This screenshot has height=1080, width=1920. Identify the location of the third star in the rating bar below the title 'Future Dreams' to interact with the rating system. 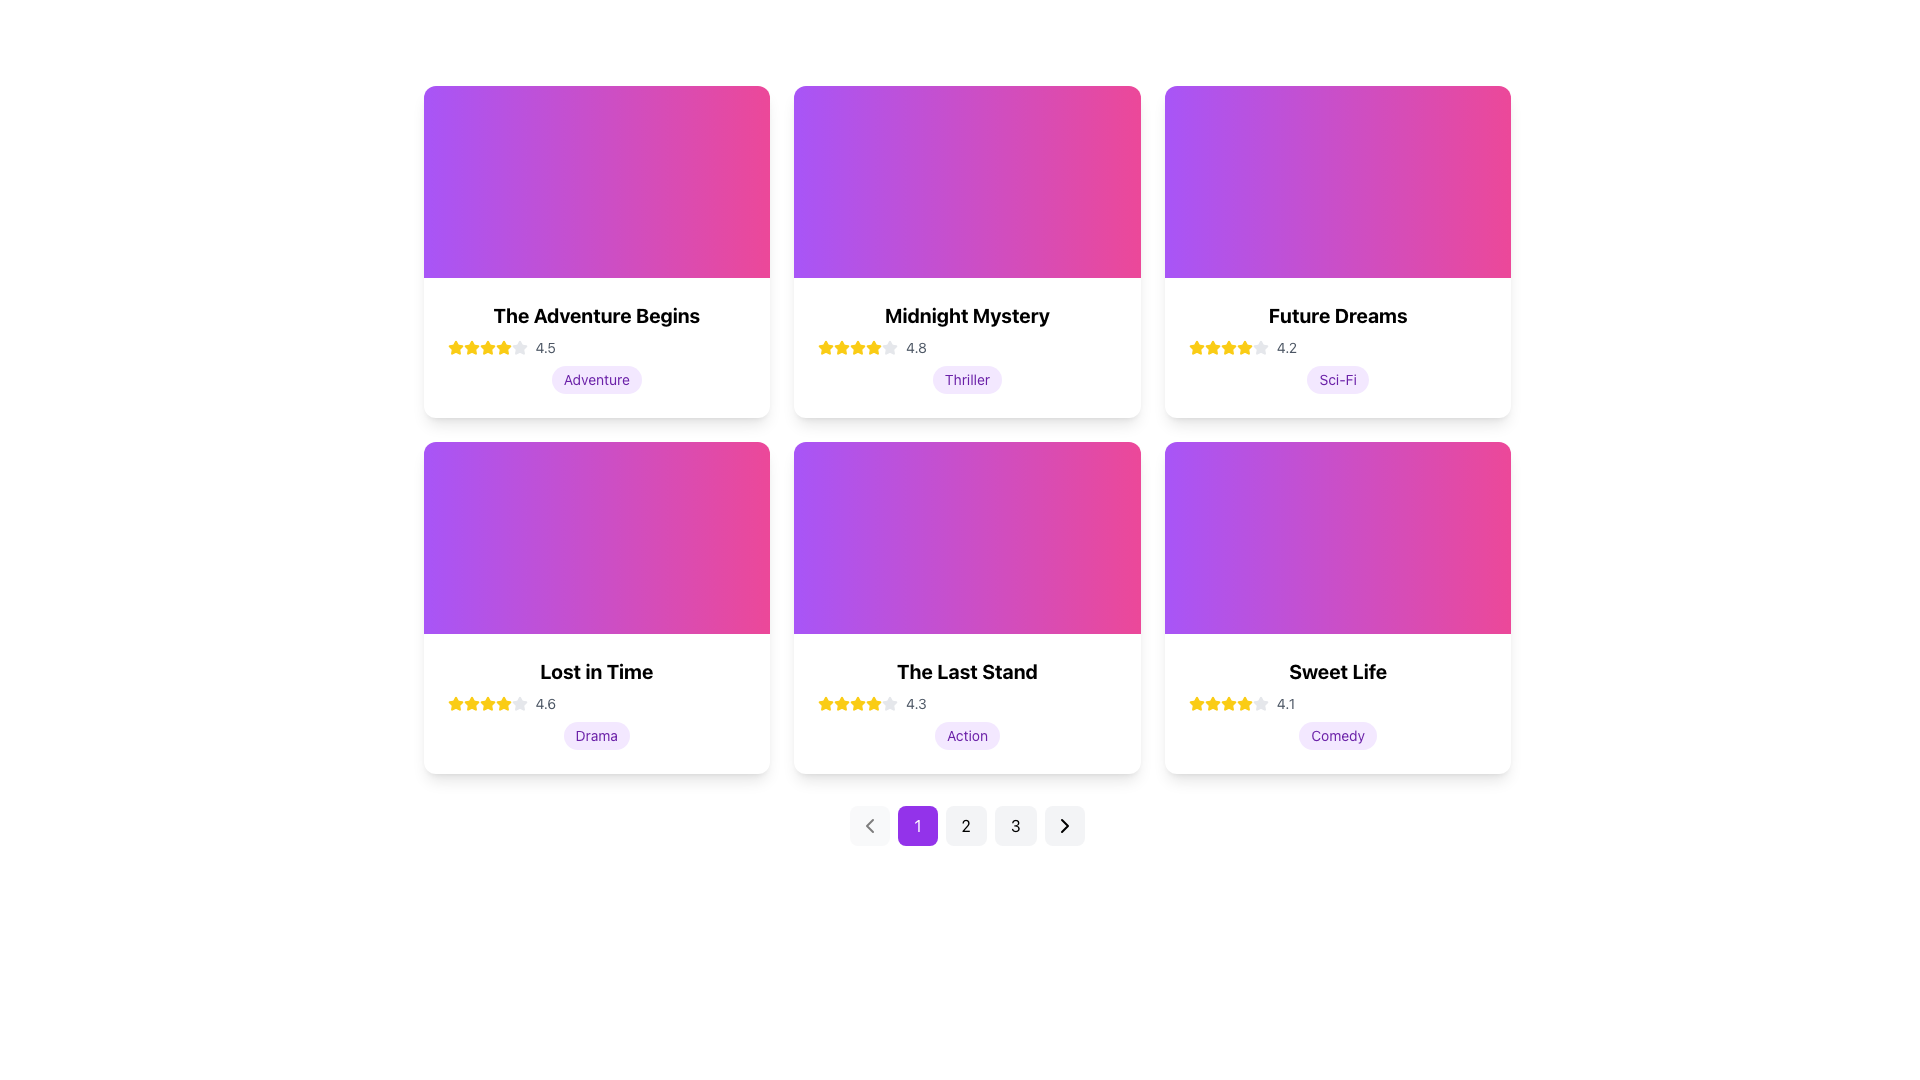
(1259, 346).